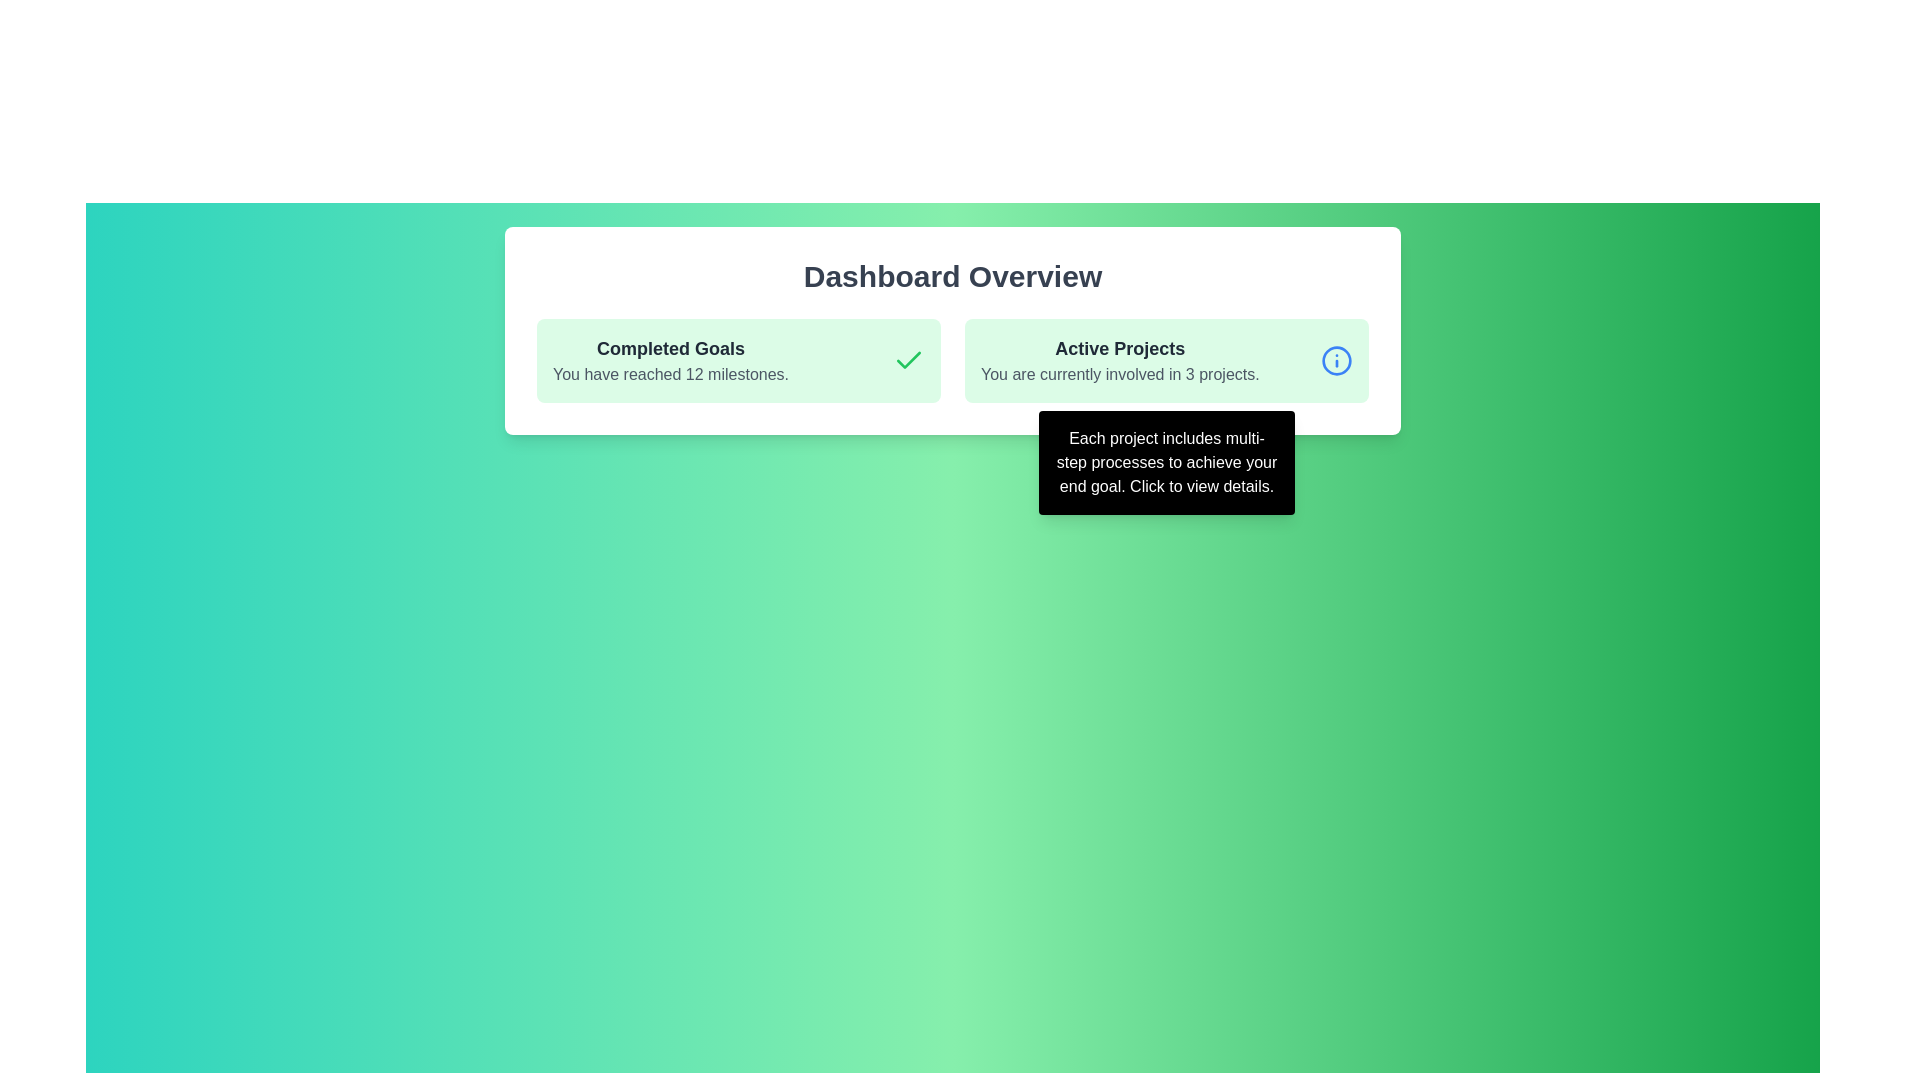 The width and height of the screenshot is (1920, 1080). What do you see at coordinates (1120, 374) in the screenshot?
I see `text label that states 'You are currently involved in 3 projects.' which is styled in a subtle gray font and located below the heading 'Active Projects.' in the top-right section of the layout` at bounding box center [1120, 374].